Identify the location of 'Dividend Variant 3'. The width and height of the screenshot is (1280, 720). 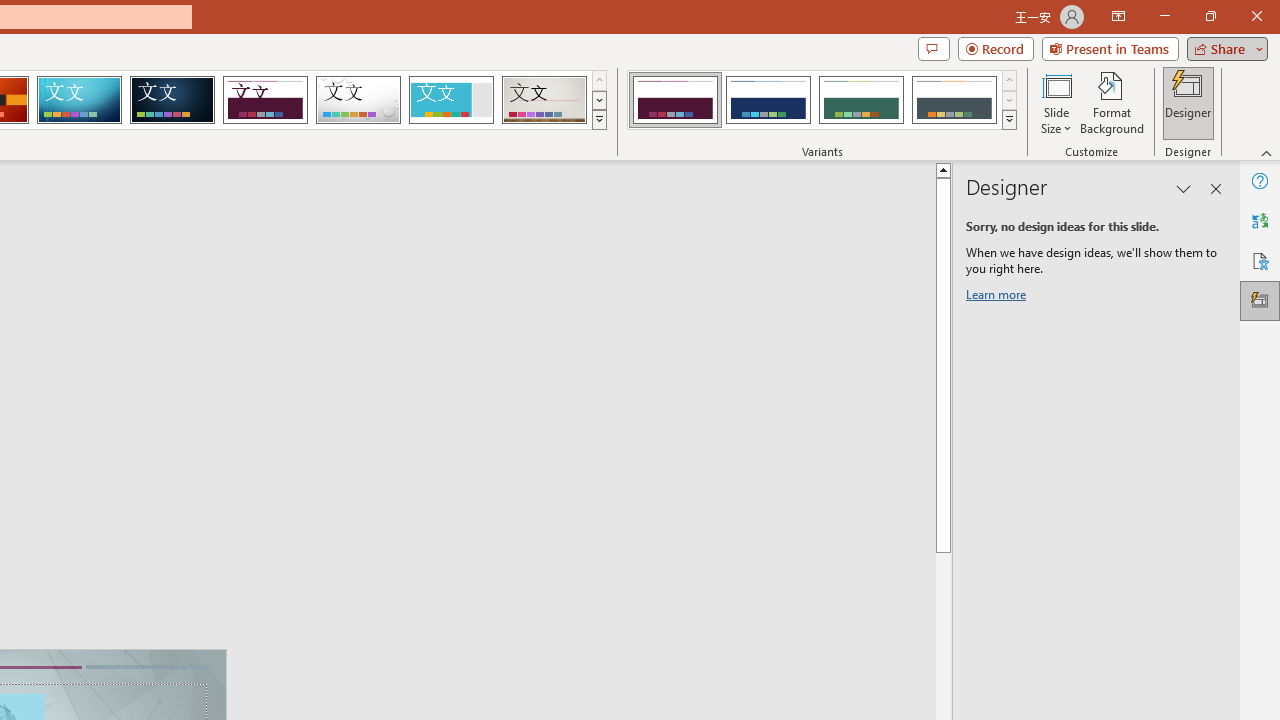
(861, 100).